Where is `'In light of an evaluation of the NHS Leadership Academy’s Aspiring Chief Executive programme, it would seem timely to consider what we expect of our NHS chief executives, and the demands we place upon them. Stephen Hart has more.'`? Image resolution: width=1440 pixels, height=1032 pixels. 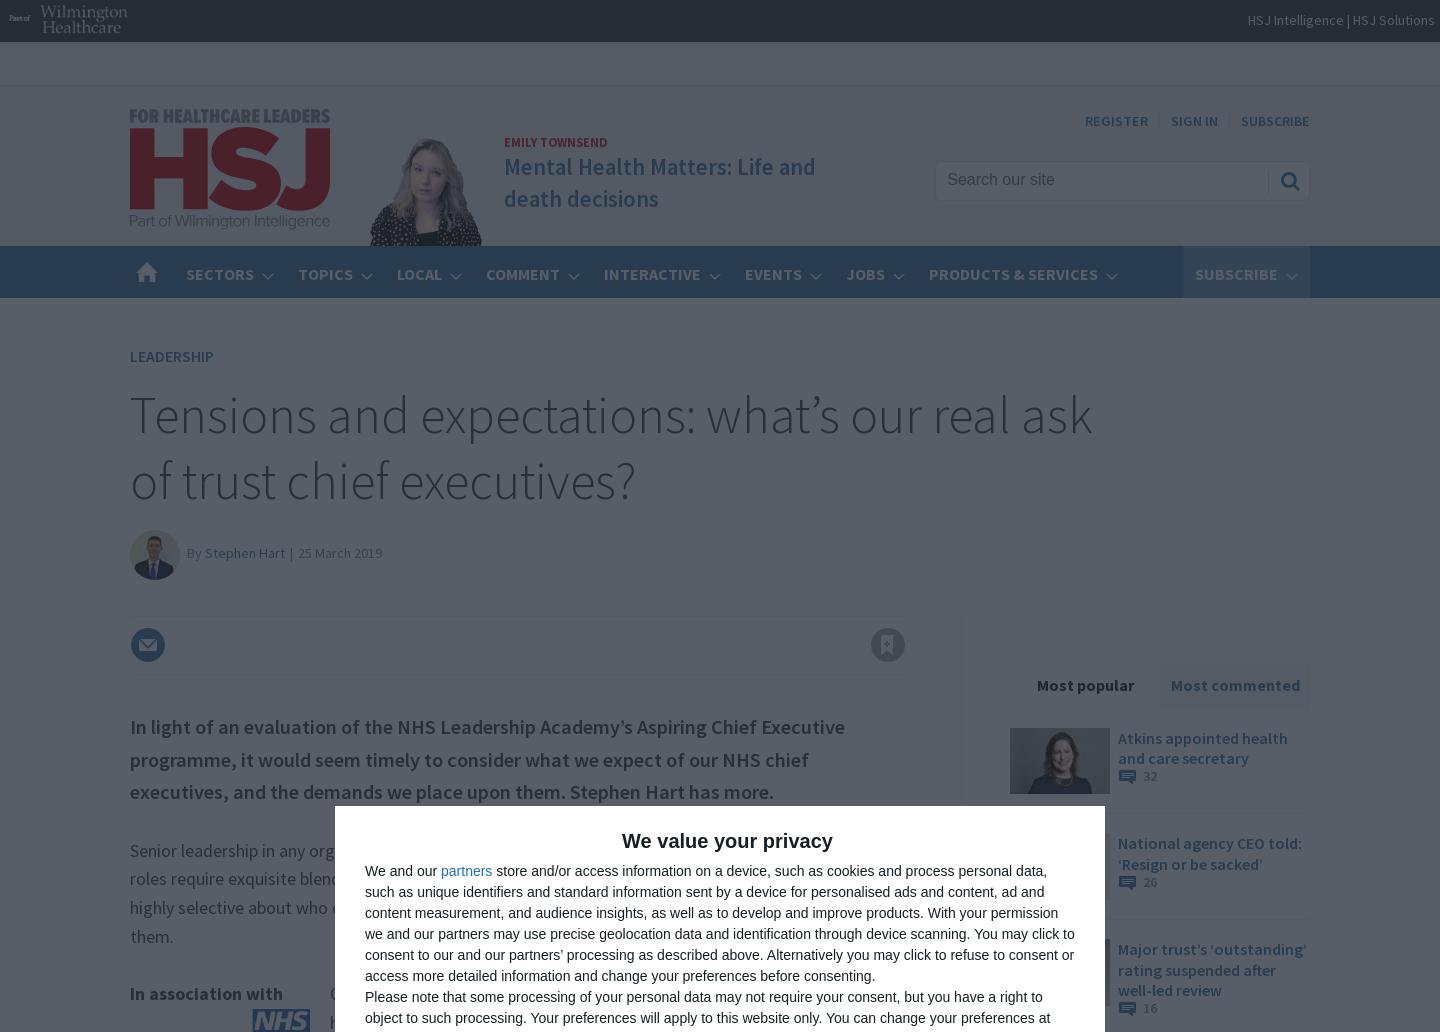 'In light of an evaluation of the NHS Leadership Academy’s Aspiring Chief Executive programme, it would seem timely to consider what we expect of our NHS chief executives, and the demands we place upon them. Stephen Hart has more.' is located at coordinates (486, 758).